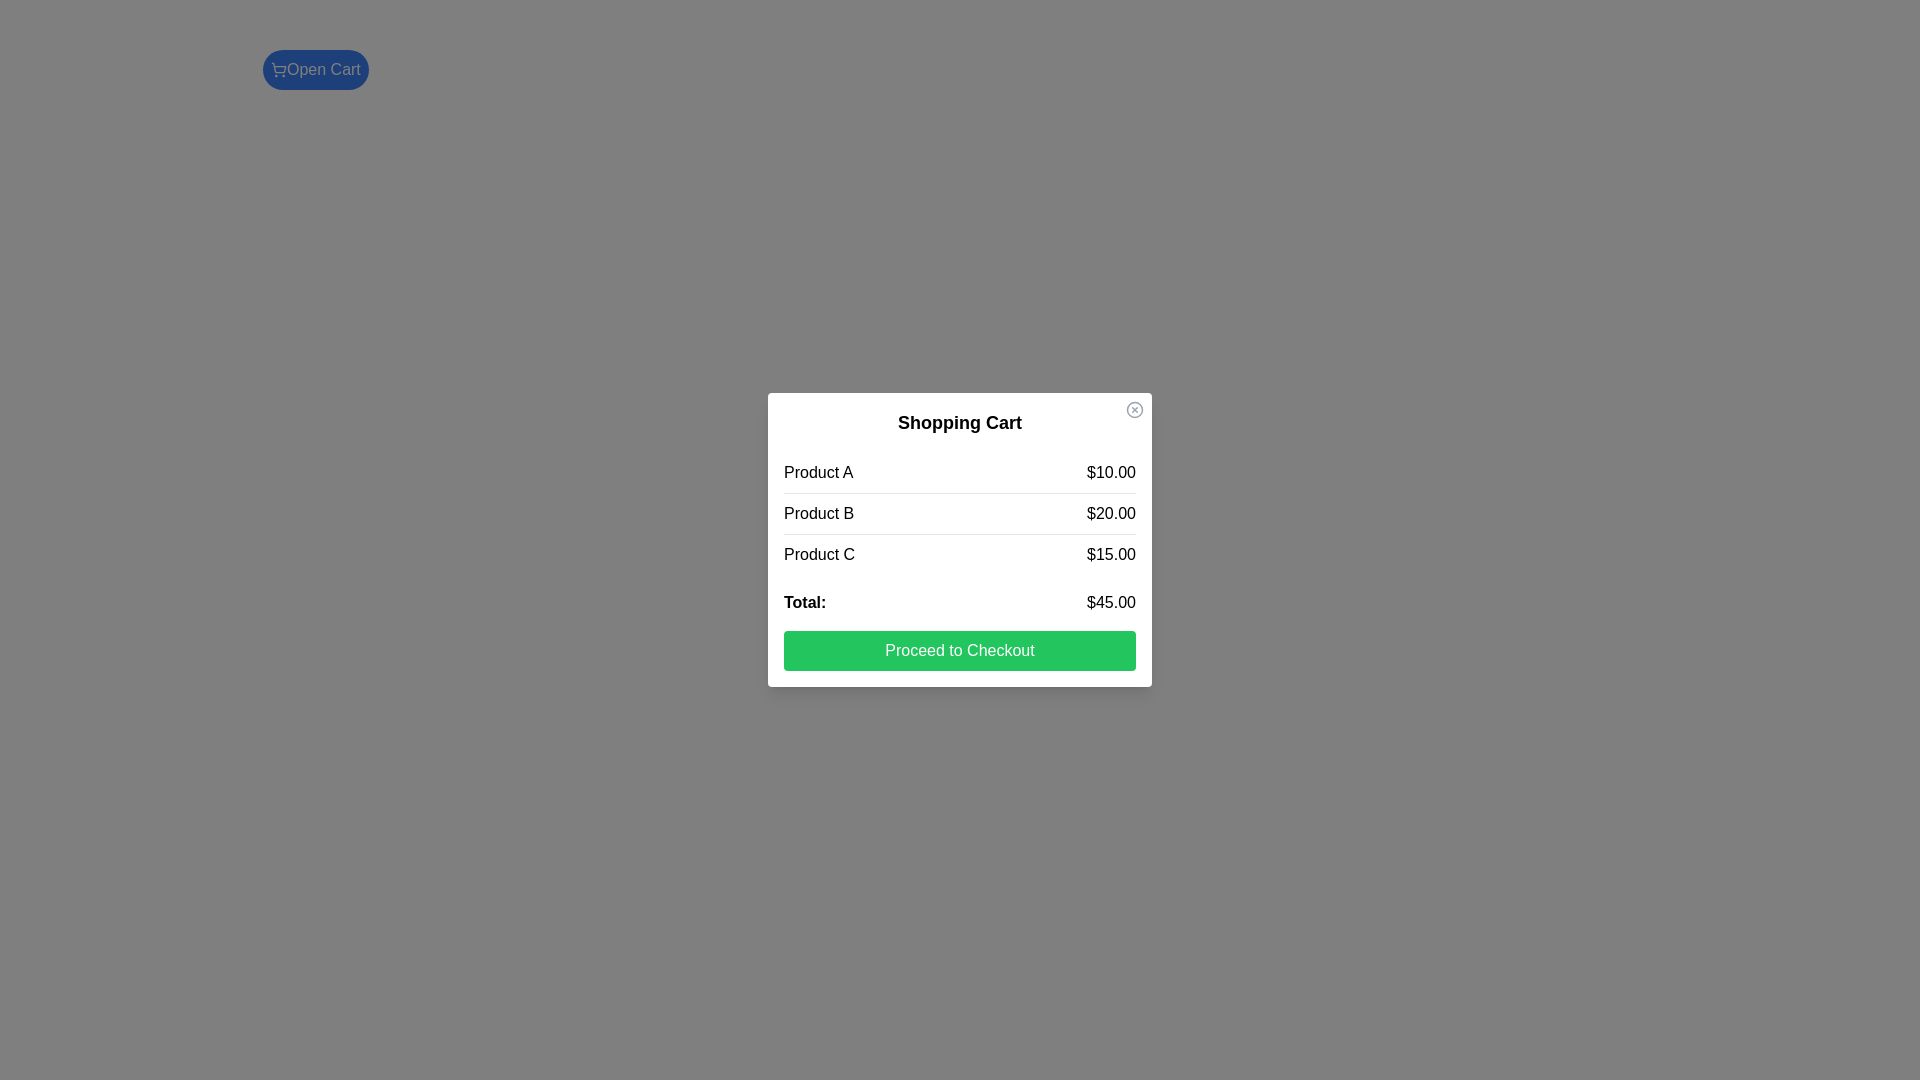 The width and height of the screenshot is (1920, 1080). What do you see at coordinates (1110, 601) in the screenshot?
I see `the monetary value text label displaying '$45.00' located at the bottom-right corner of the summary section in the shopping cart view` at bounding box center [1110, 601].